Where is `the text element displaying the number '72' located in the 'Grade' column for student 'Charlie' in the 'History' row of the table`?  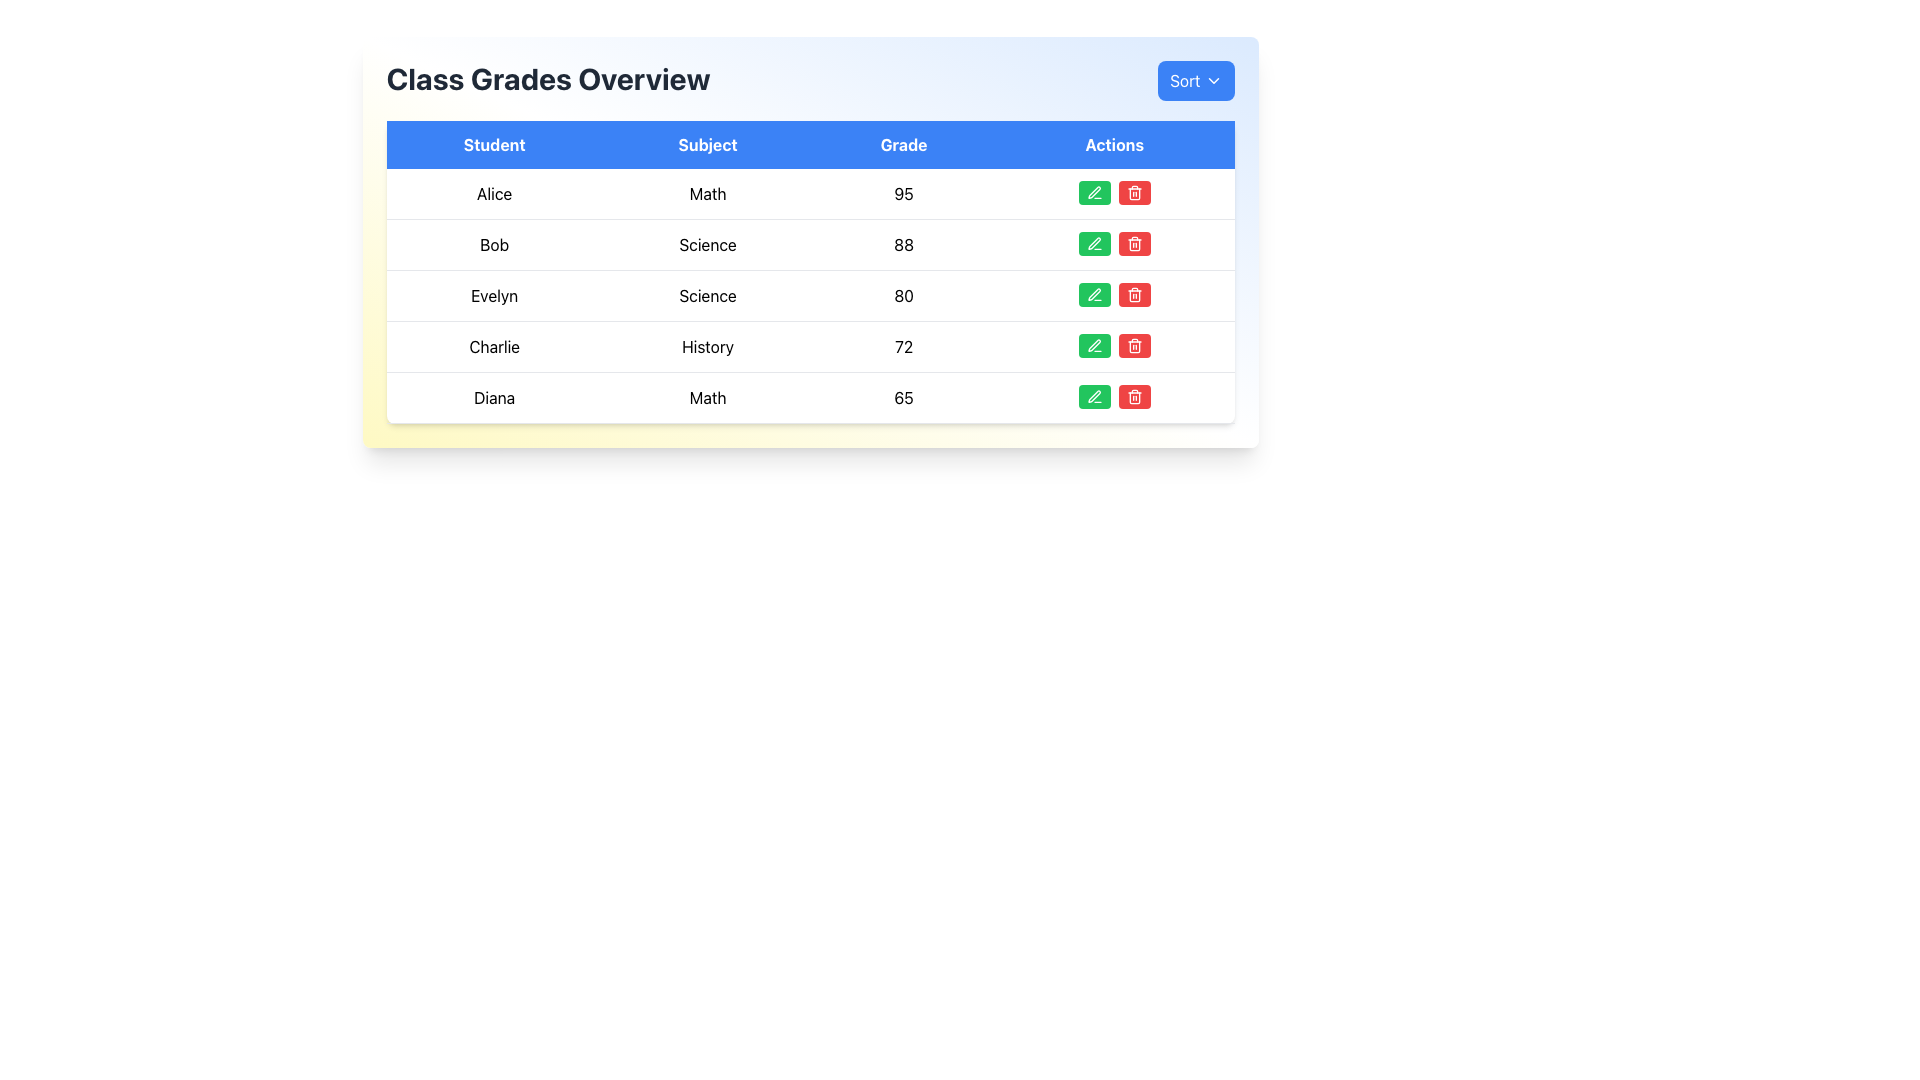 the text element displaying the number '72' located in the 'Grade' column for student 'Charlie' in the 'History' row of the table is located at coordinates (903, 346).